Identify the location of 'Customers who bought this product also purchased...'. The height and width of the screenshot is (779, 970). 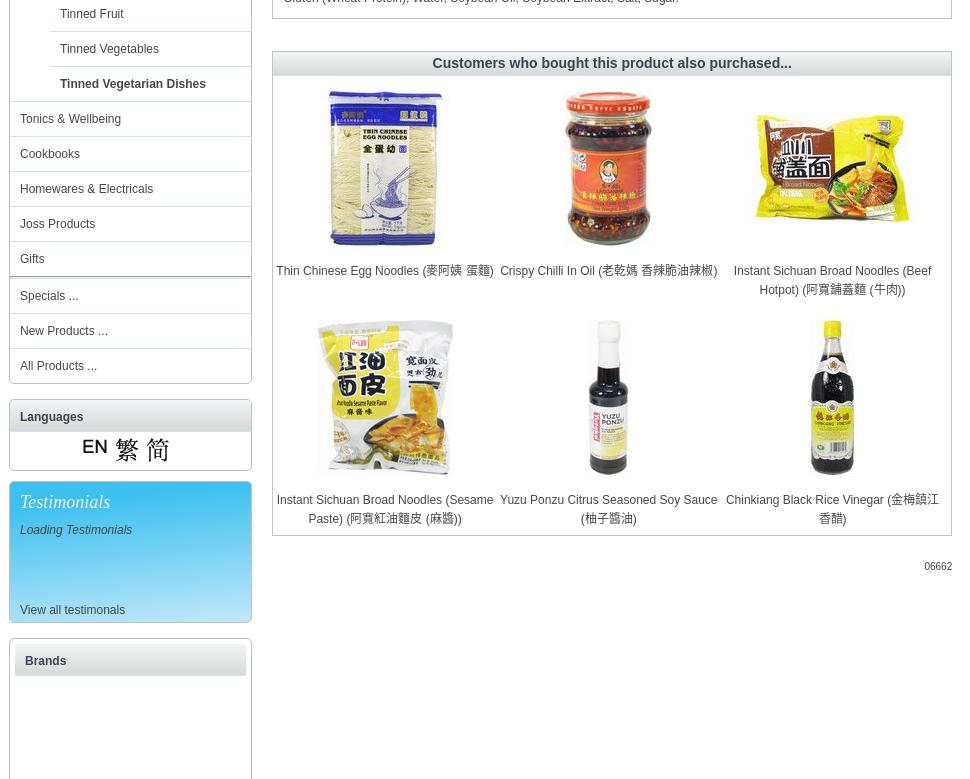
(611, 63).